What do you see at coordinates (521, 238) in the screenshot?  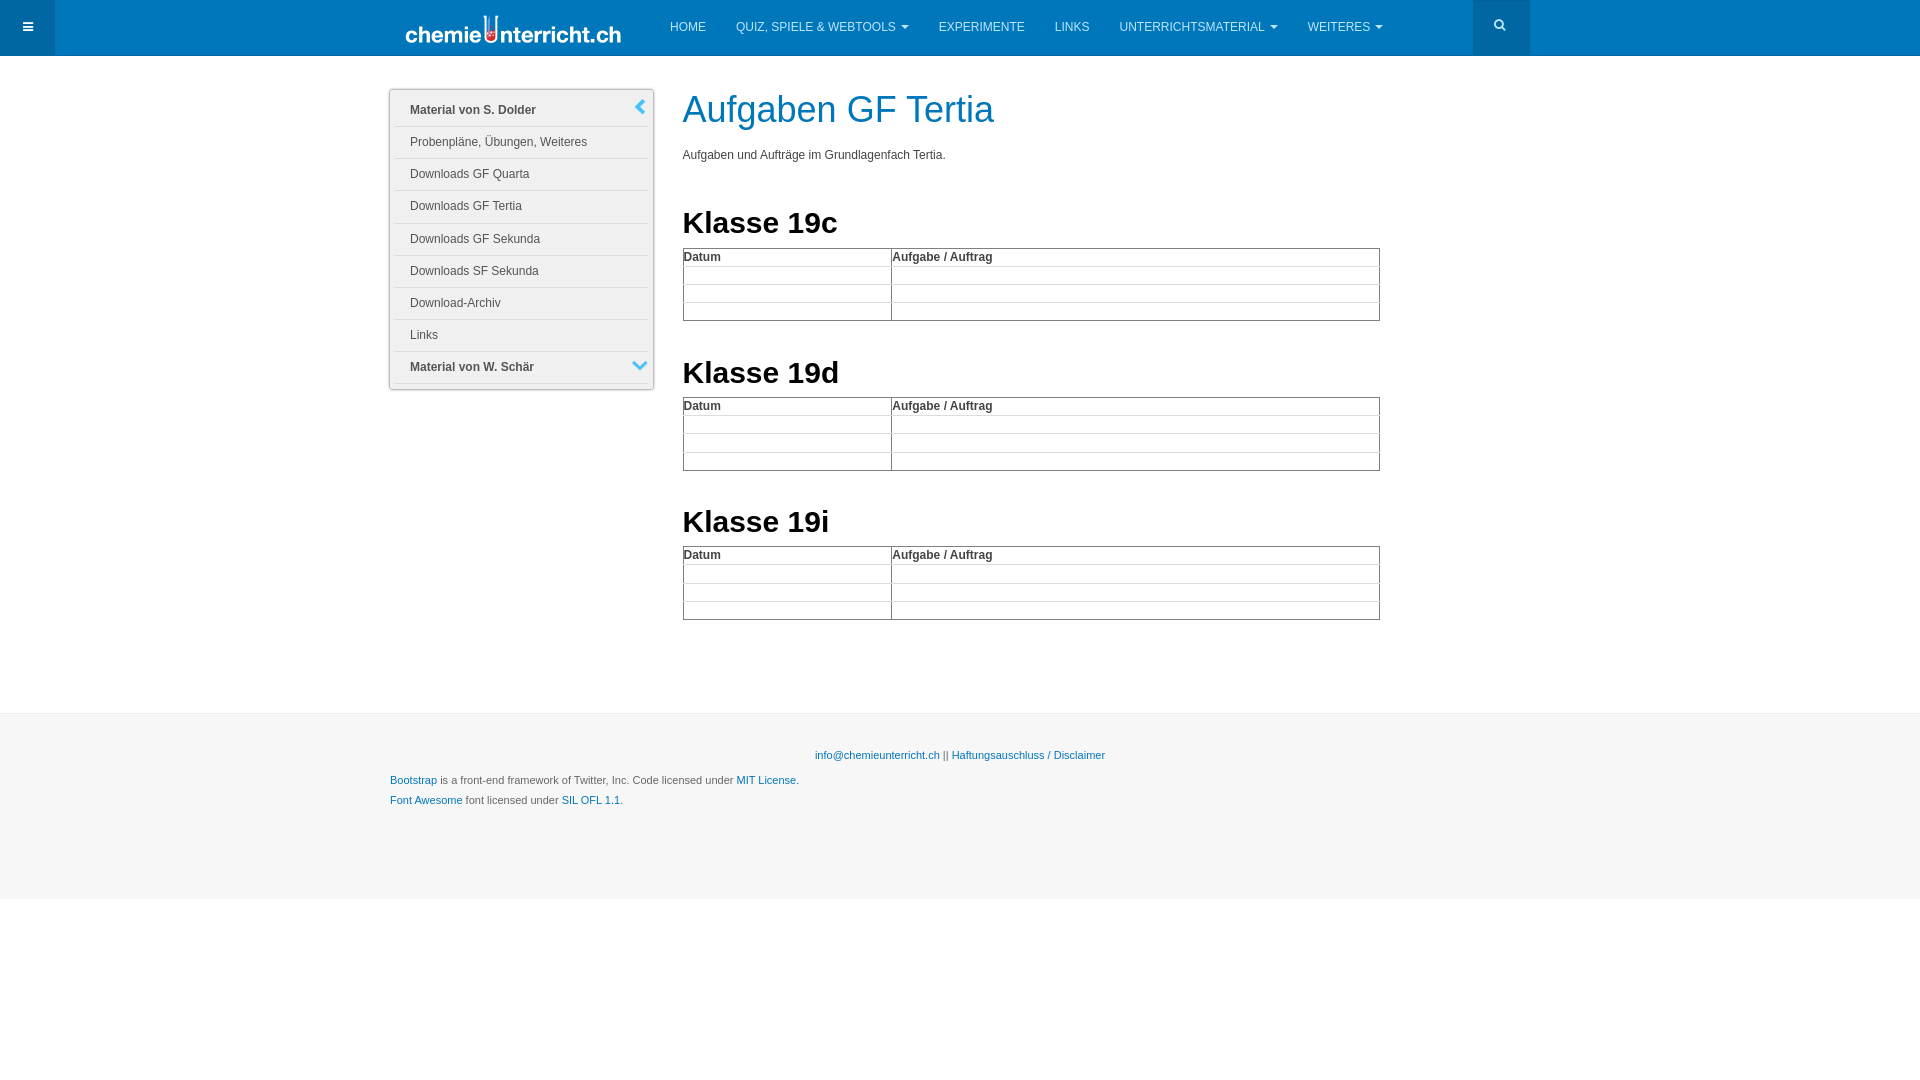 I see `'Downloads GF Sekunda'` at bounding box center [521, 238].